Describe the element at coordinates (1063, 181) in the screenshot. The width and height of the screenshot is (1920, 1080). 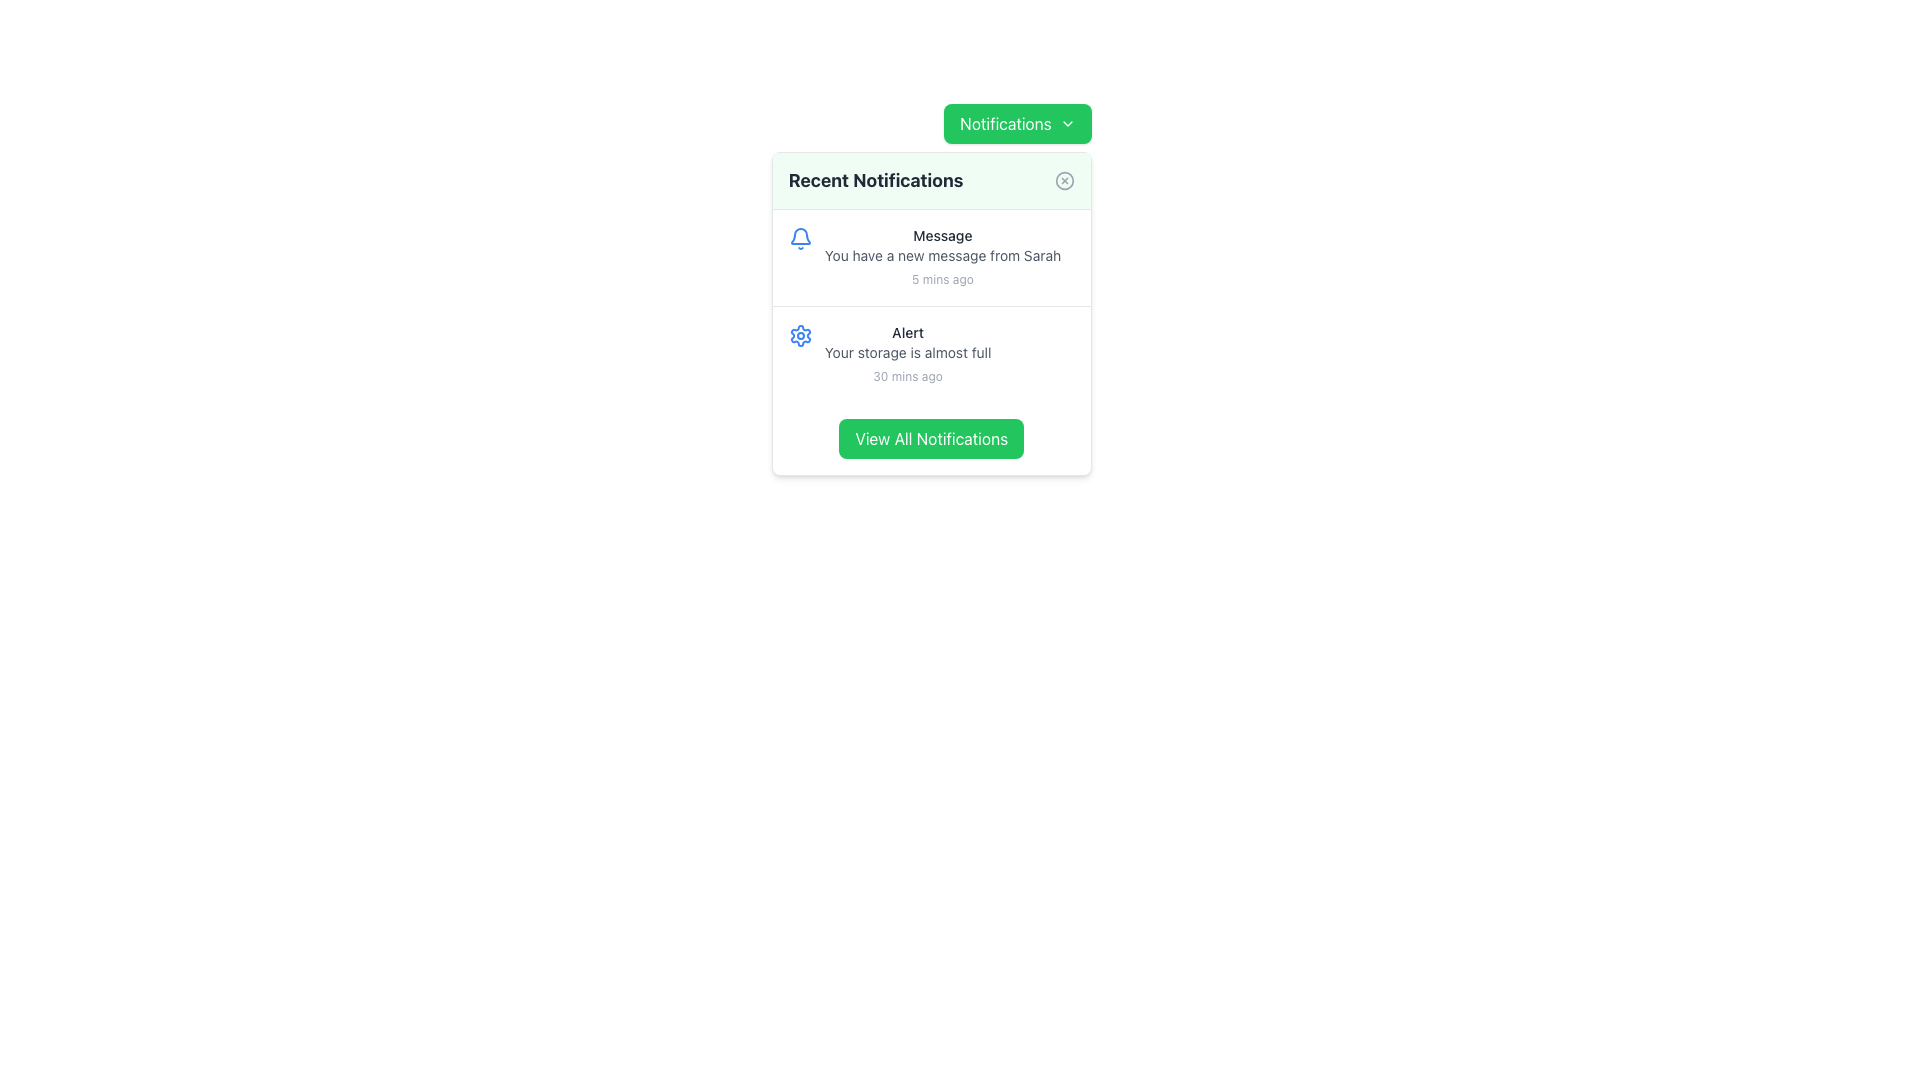
I see `the close button for the notification panel located at the top right corner of the 'Recent Notifications' section to change its color` at that location.